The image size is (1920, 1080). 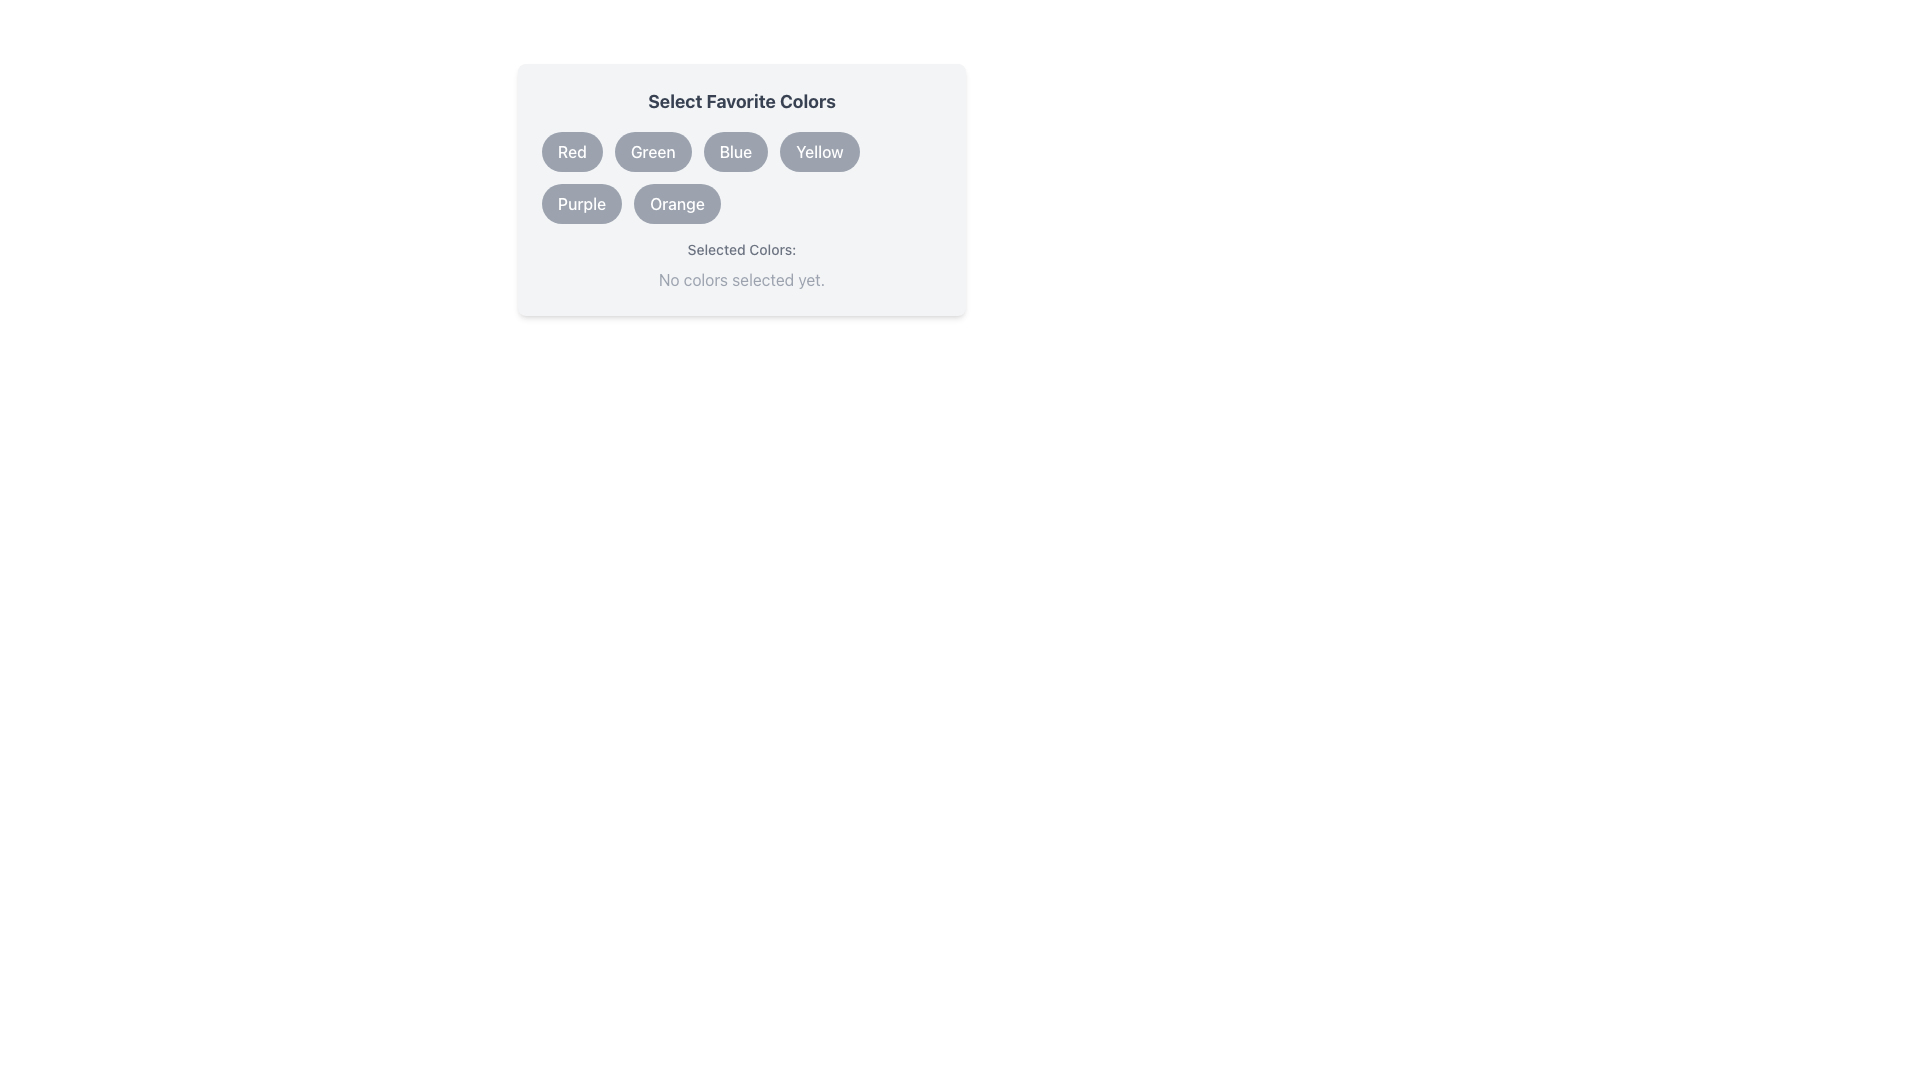 I want to click on the button labeled 'Blue', which is the third button in the top row of color buttons, so click(x=734, y=150).